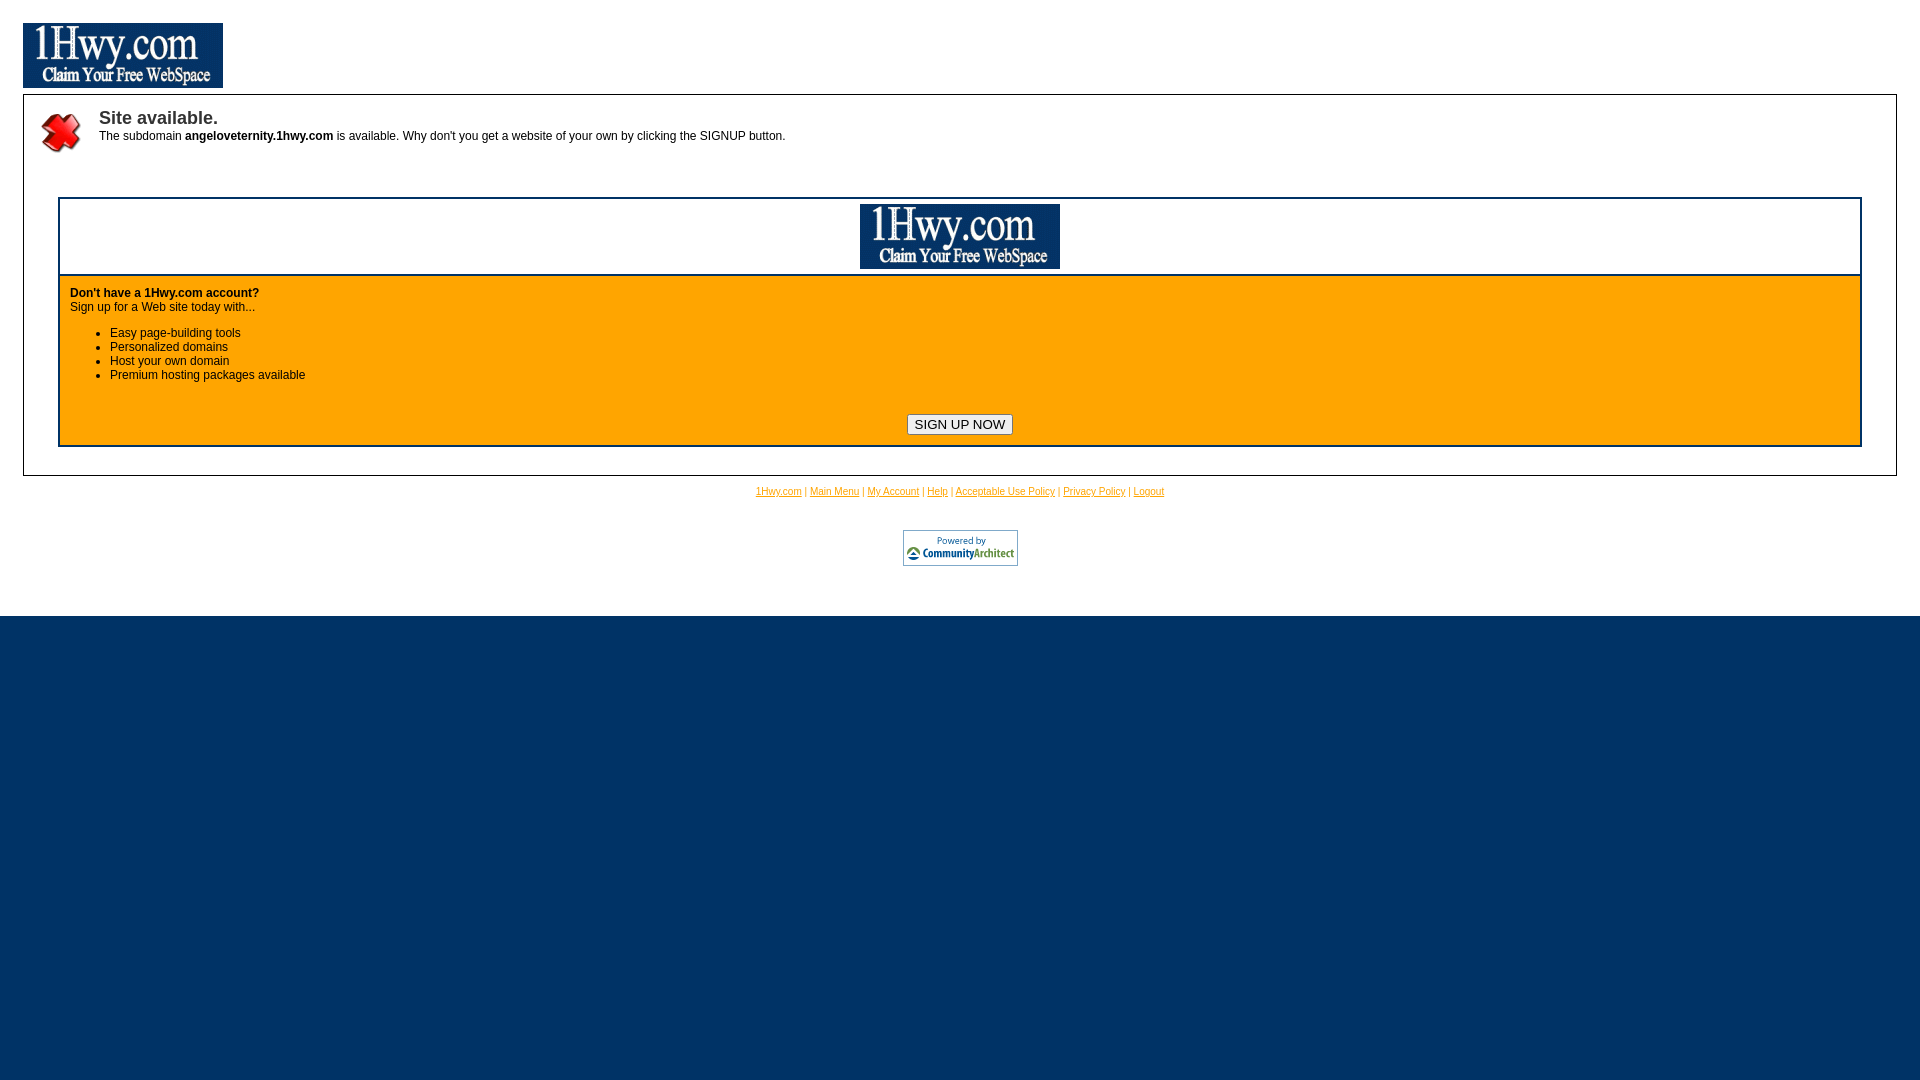 Image resolution: width=1920 pixels, height=1080 pixels. I want to click on '1Hwy.com', so click(777, 491).